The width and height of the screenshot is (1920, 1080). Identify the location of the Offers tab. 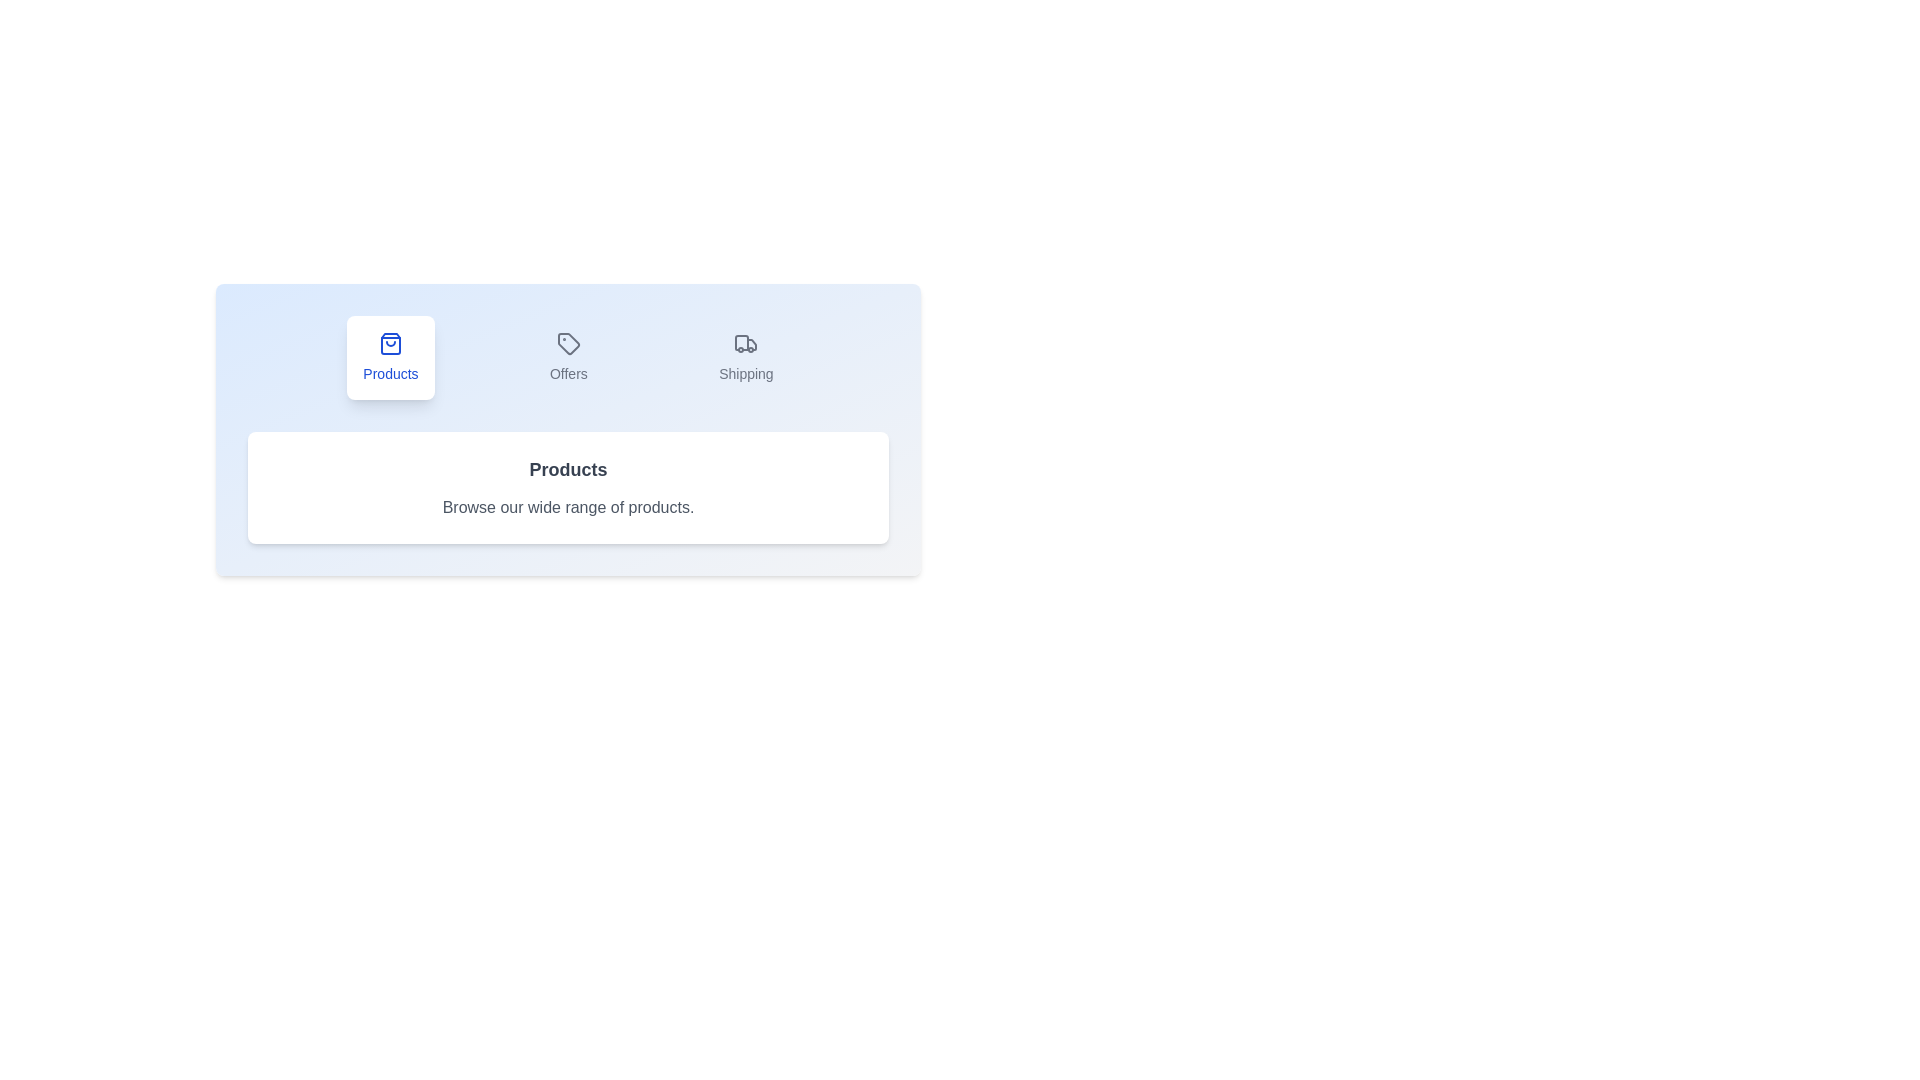
(567, 357).